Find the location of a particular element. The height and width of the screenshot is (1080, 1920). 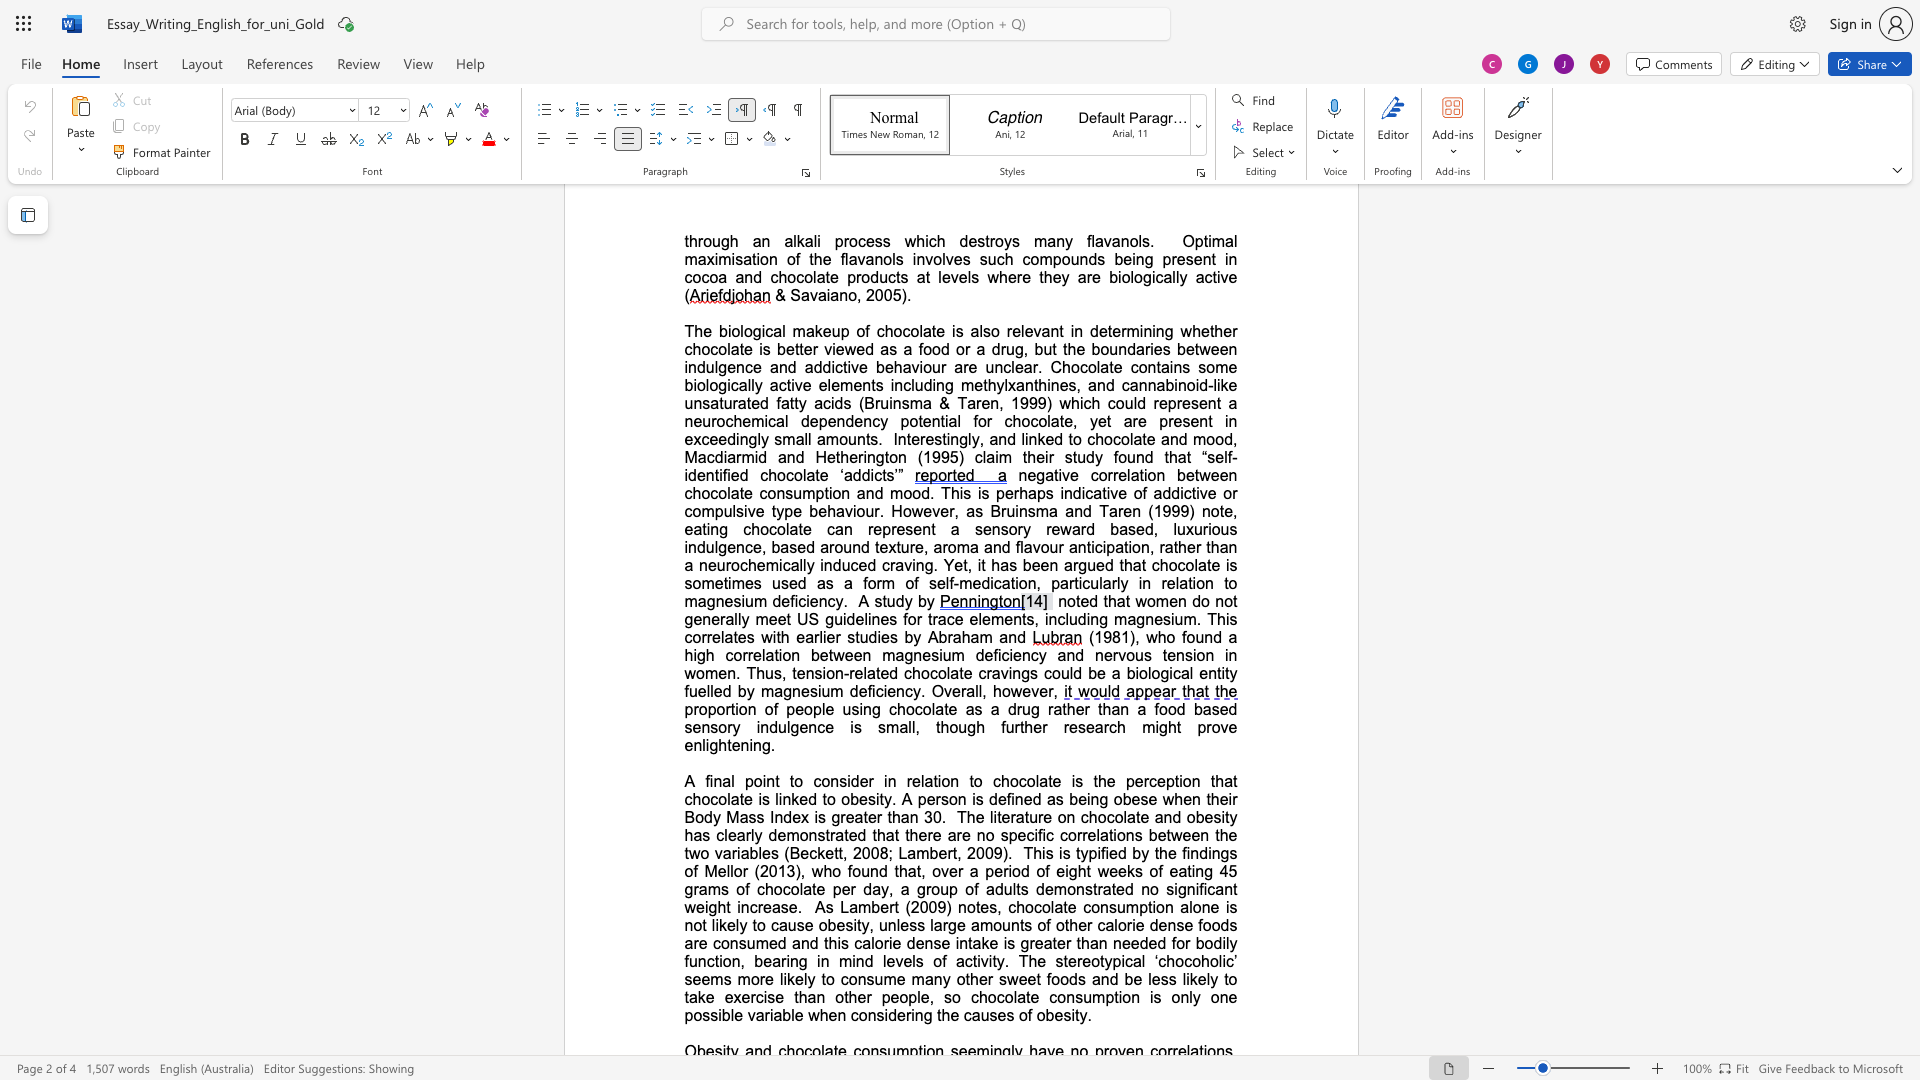

the 1th character "f" in the text is located at coordinates (707, 780).